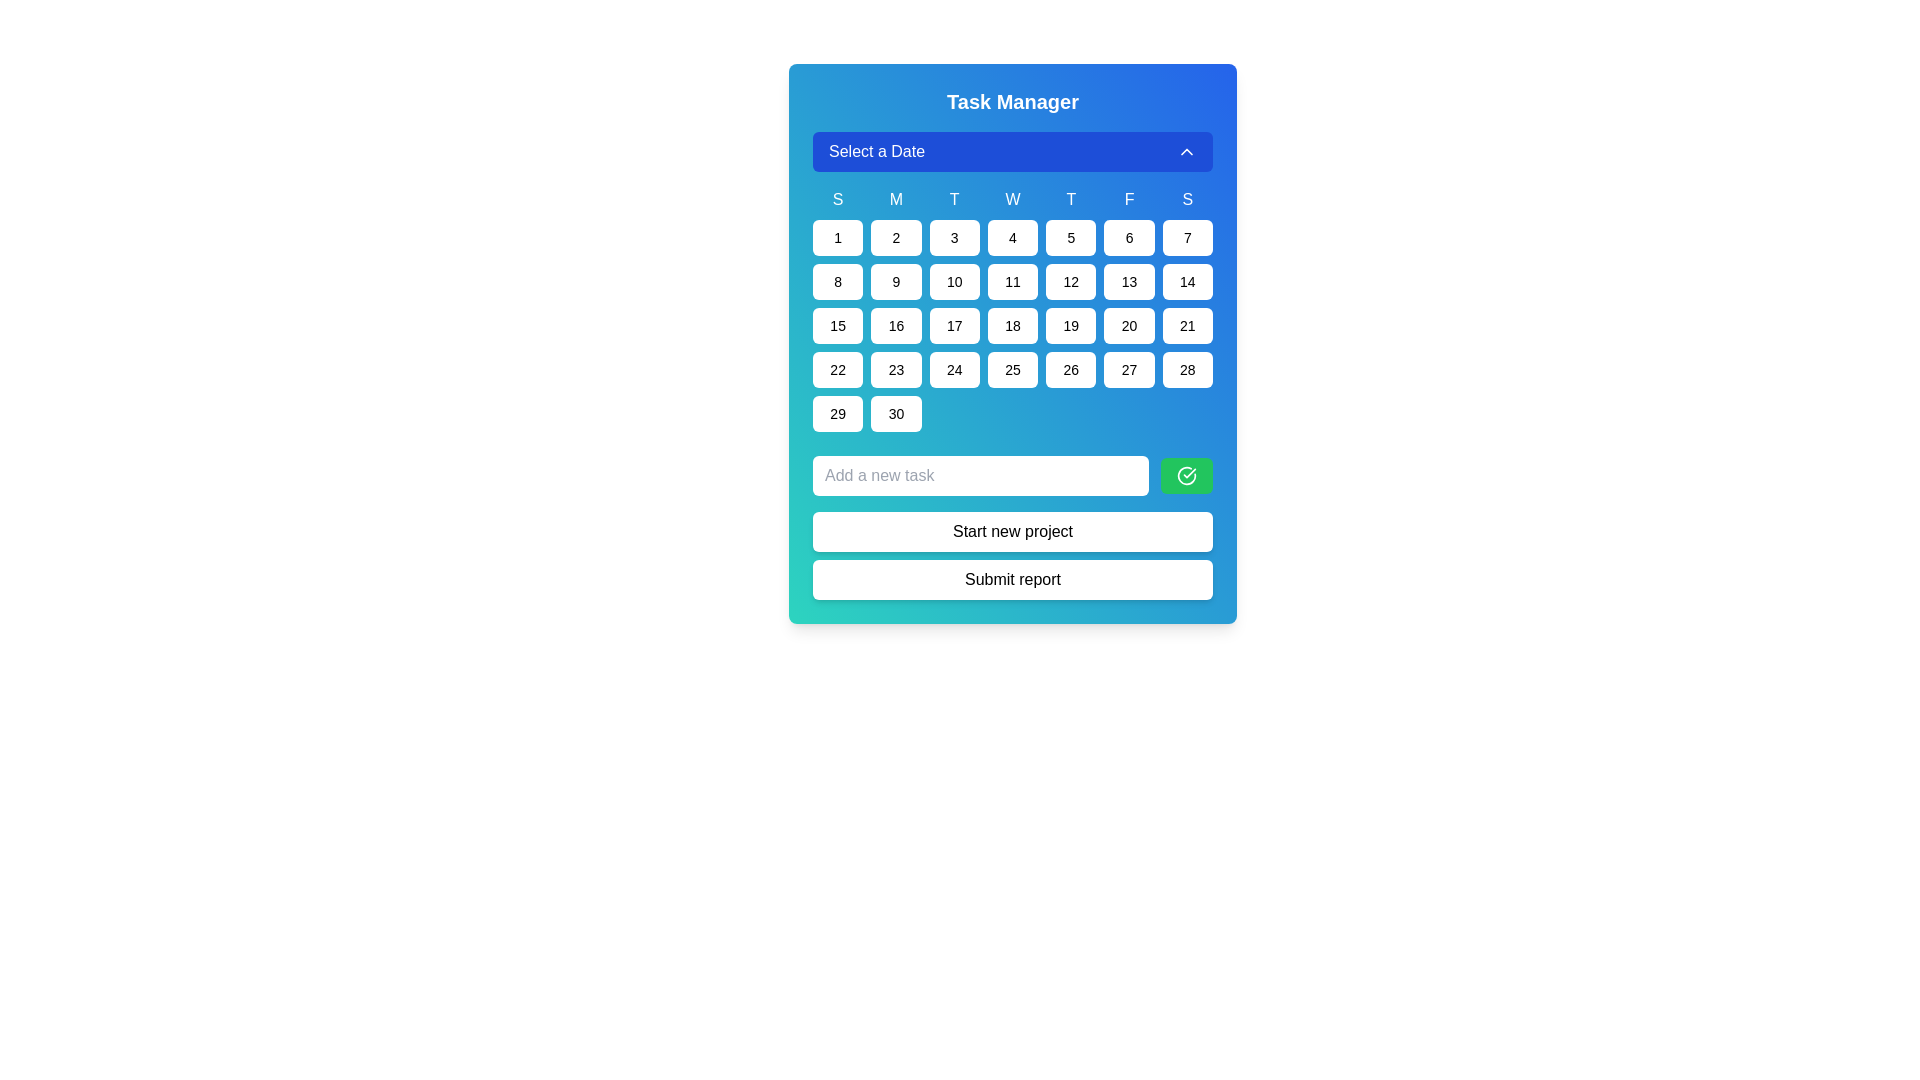  What do you see at coordinates (1012, 527) in the screenshot?
I see `the first task option in the vertically-aligned series of buttons below the 'Add a new task' input field to interact with the task management system` at bounding box center [1012, 527].